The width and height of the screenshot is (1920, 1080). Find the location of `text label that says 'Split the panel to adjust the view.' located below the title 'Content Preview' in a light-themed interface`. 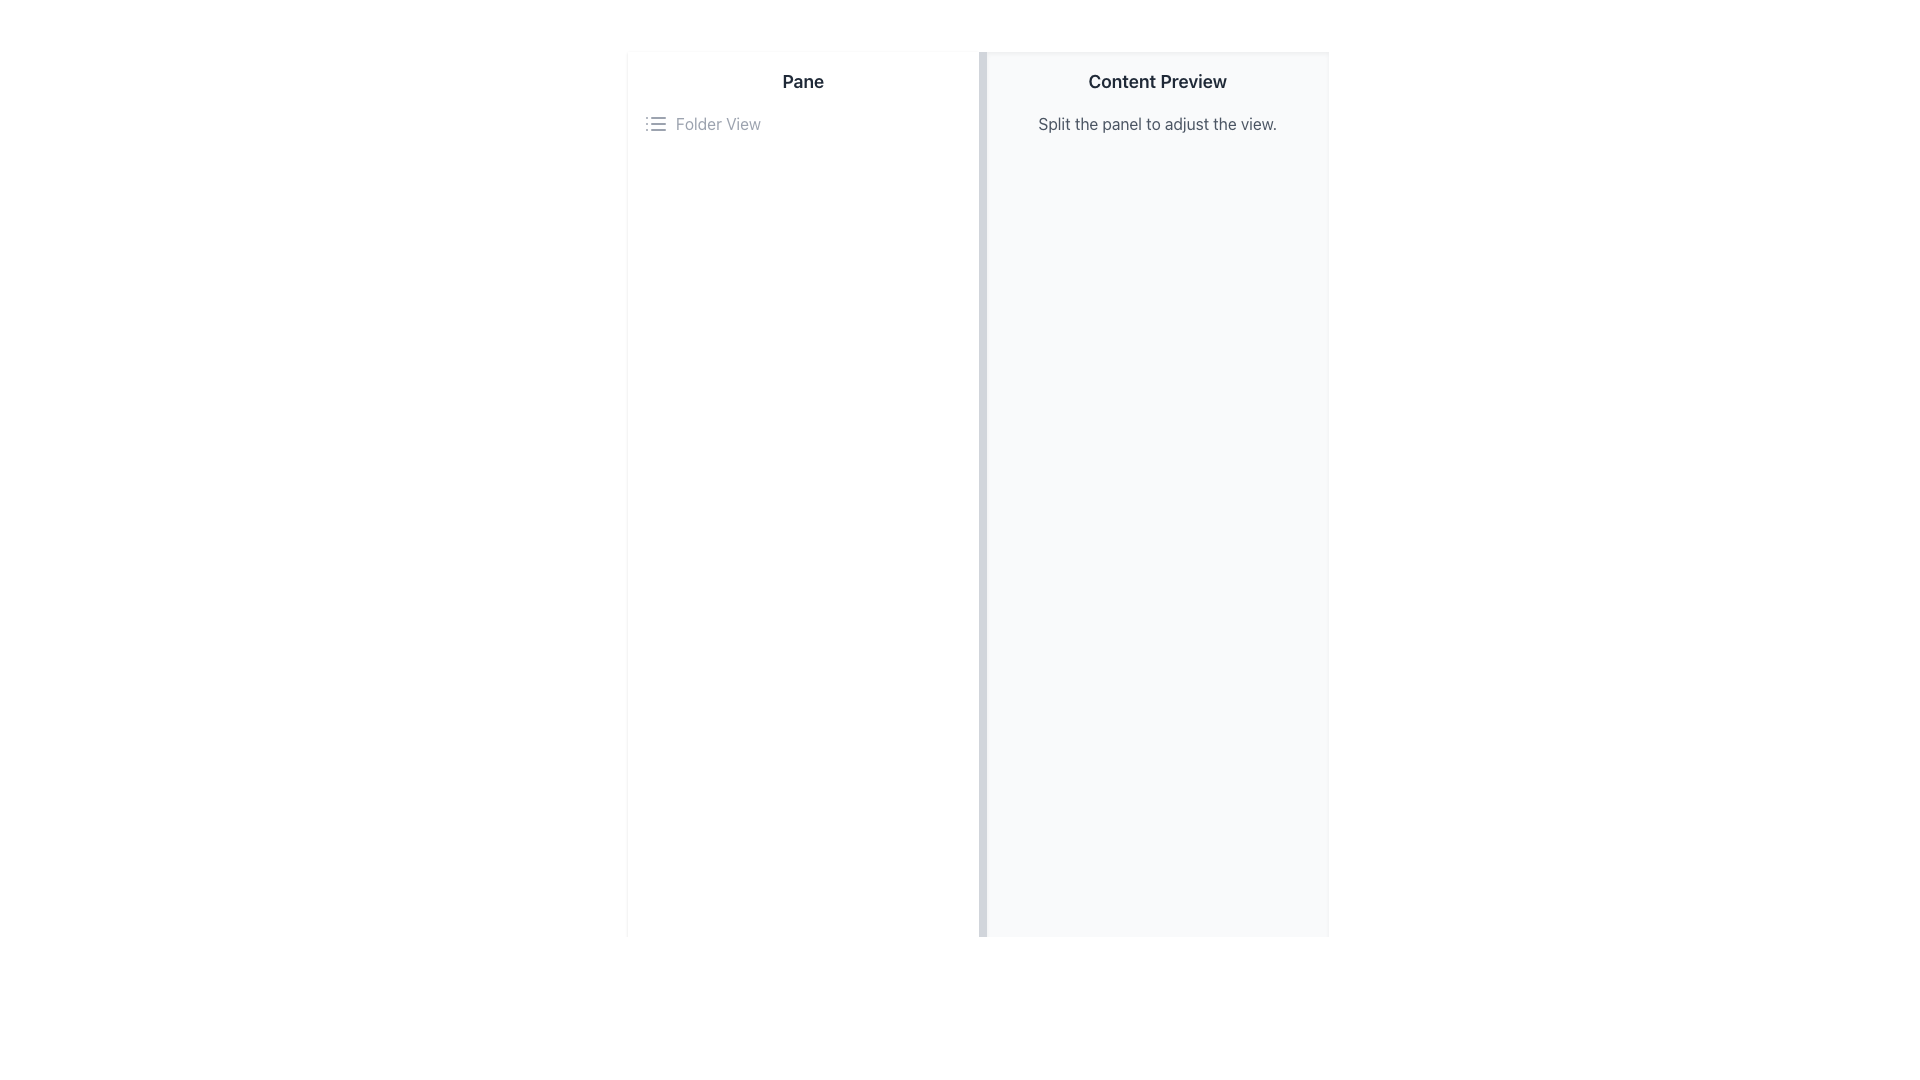

text label that says 'Split the panel to adjust the view.' located below the title 'Content Preview' in a light-themed interface is located at coordinates (1157, 123).